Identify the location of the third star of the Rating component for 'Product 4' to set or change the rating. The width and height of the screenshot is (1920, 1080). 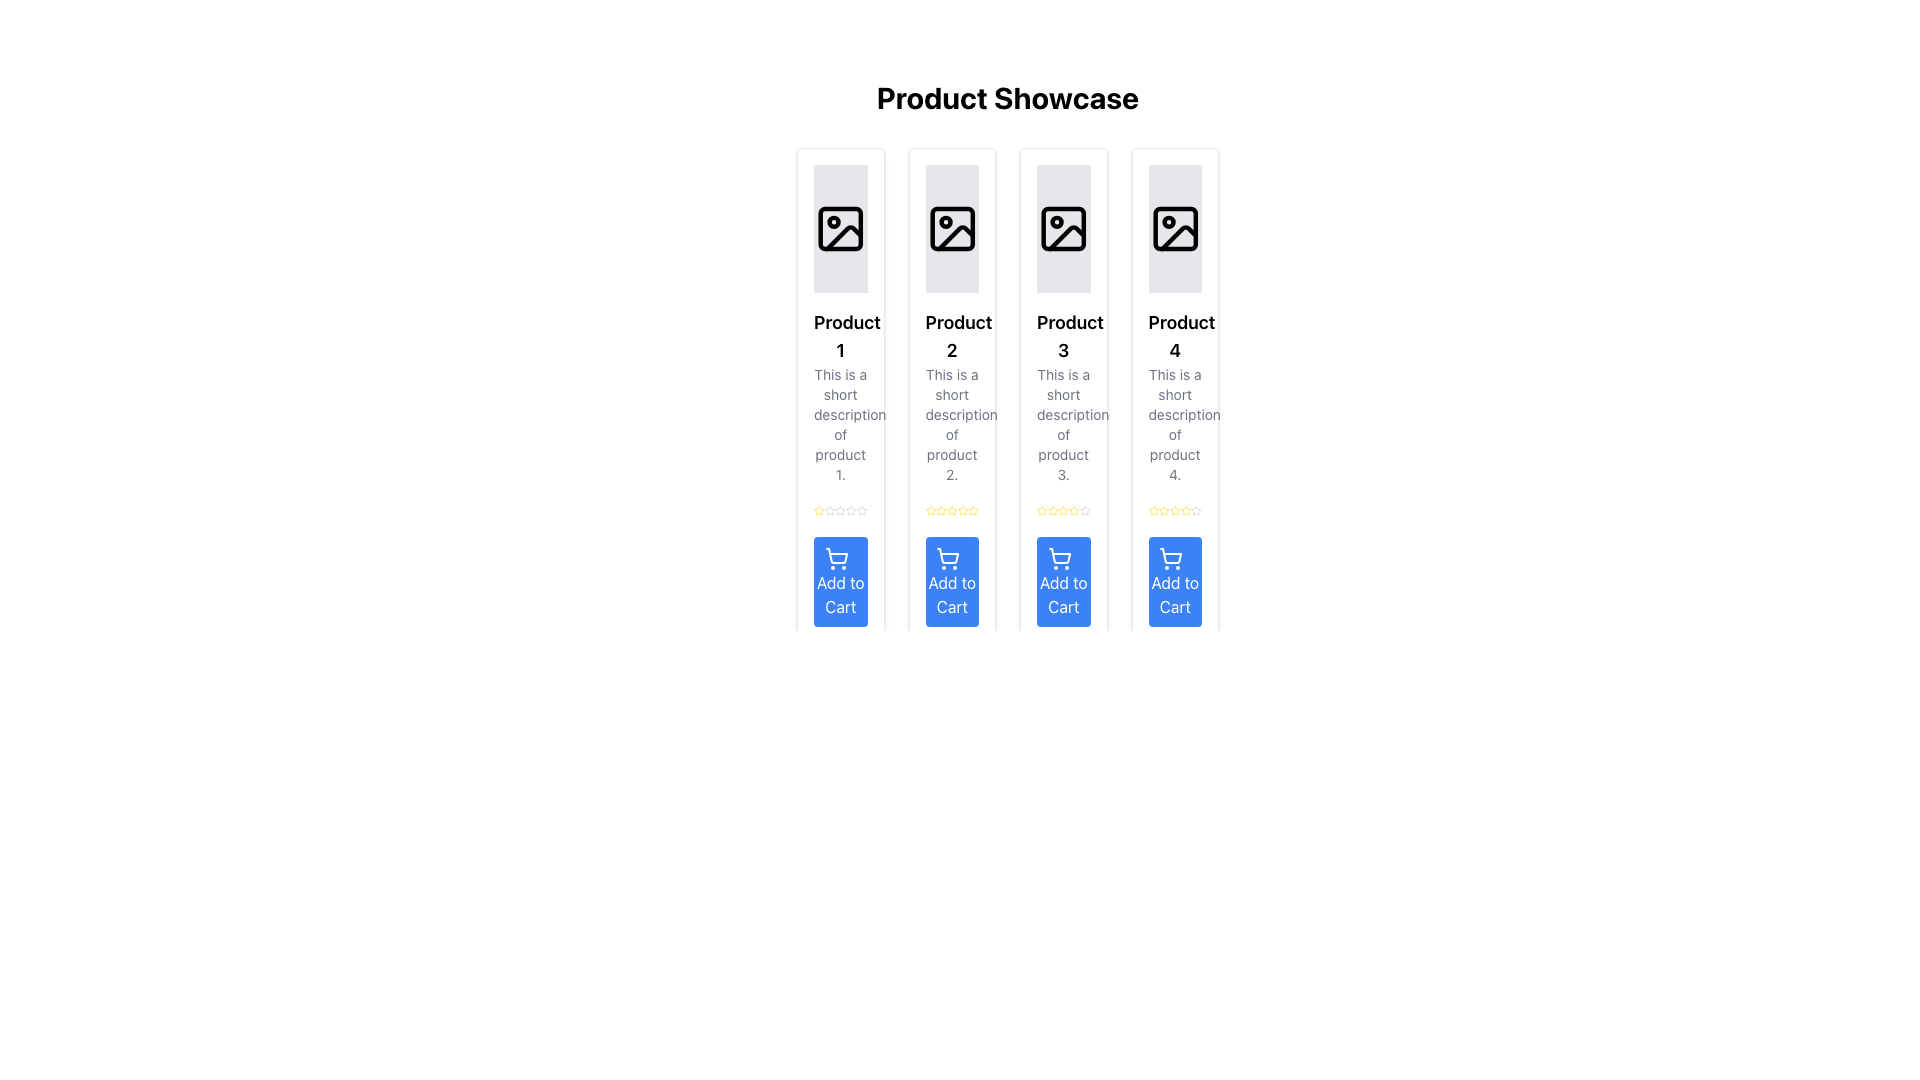
(1175, 509).